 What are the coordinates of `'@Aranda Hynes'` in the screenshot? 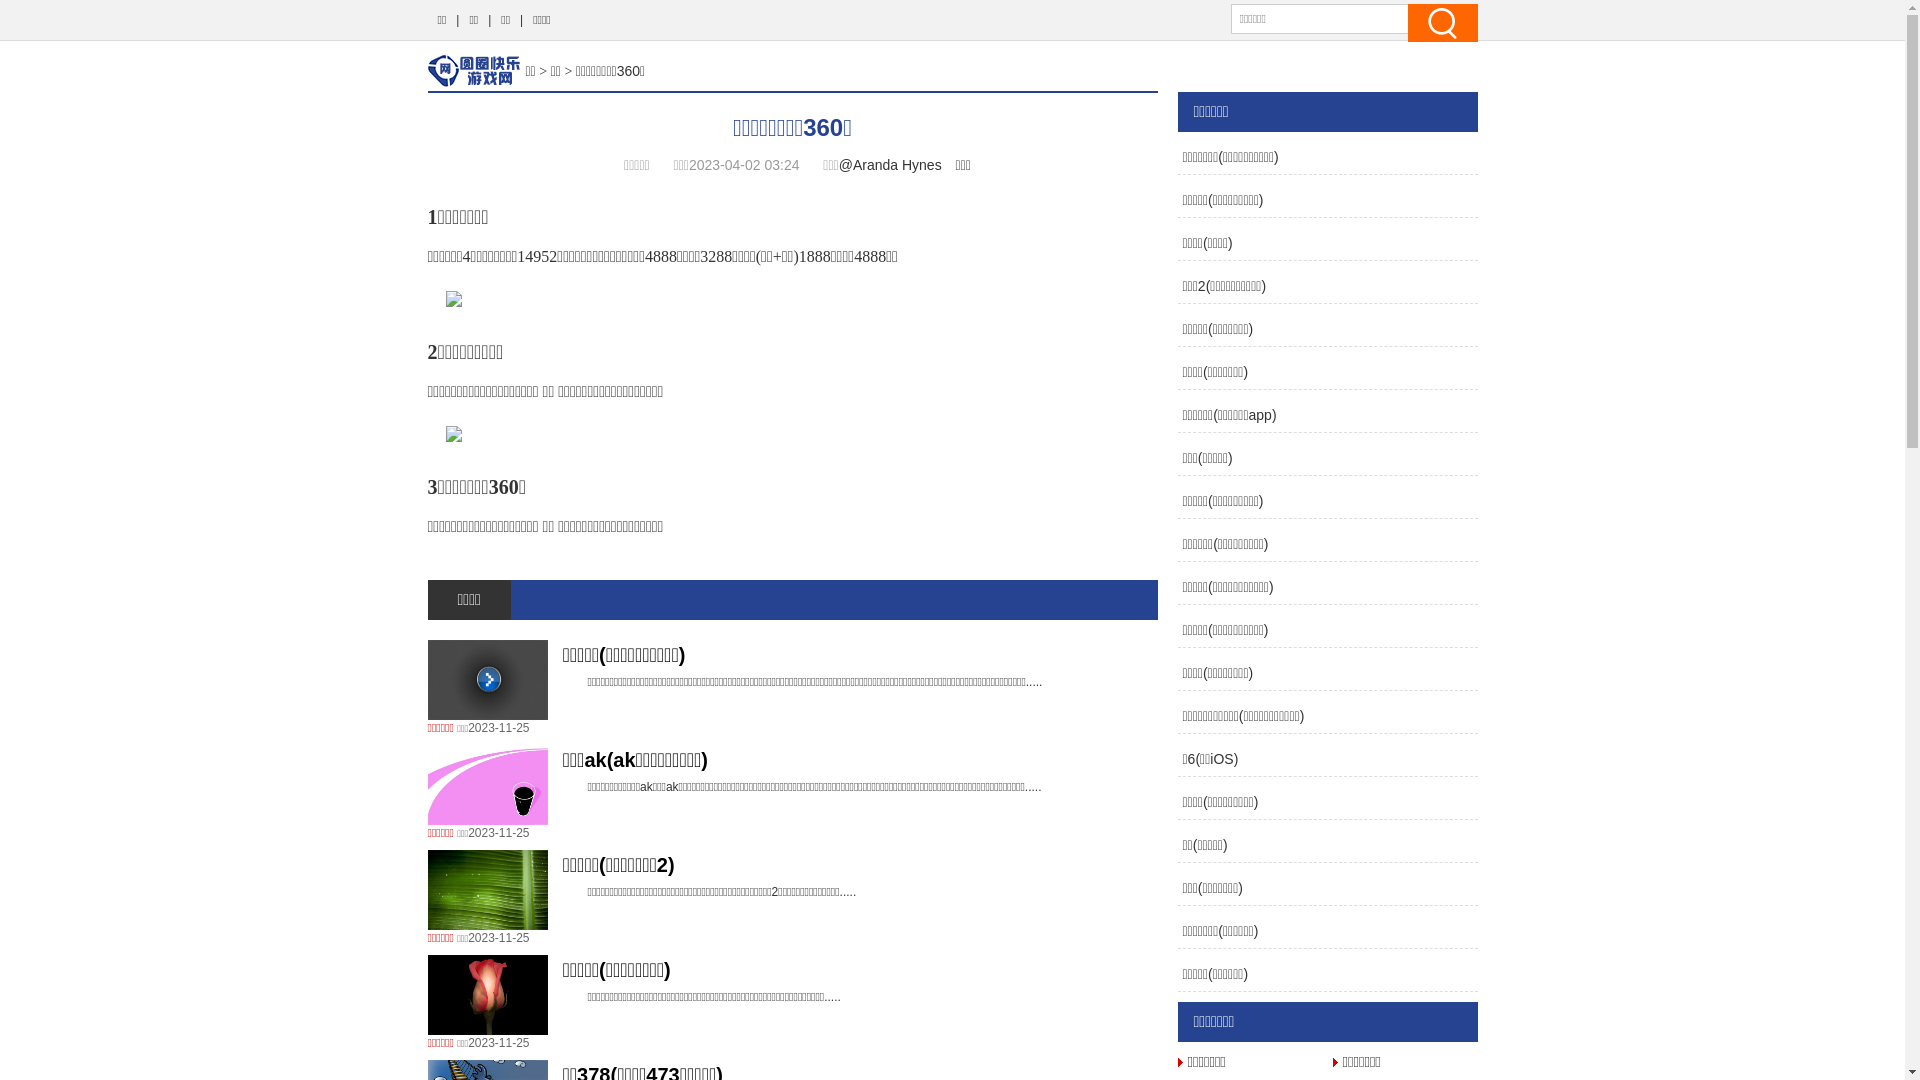 It's located at (889, 164).